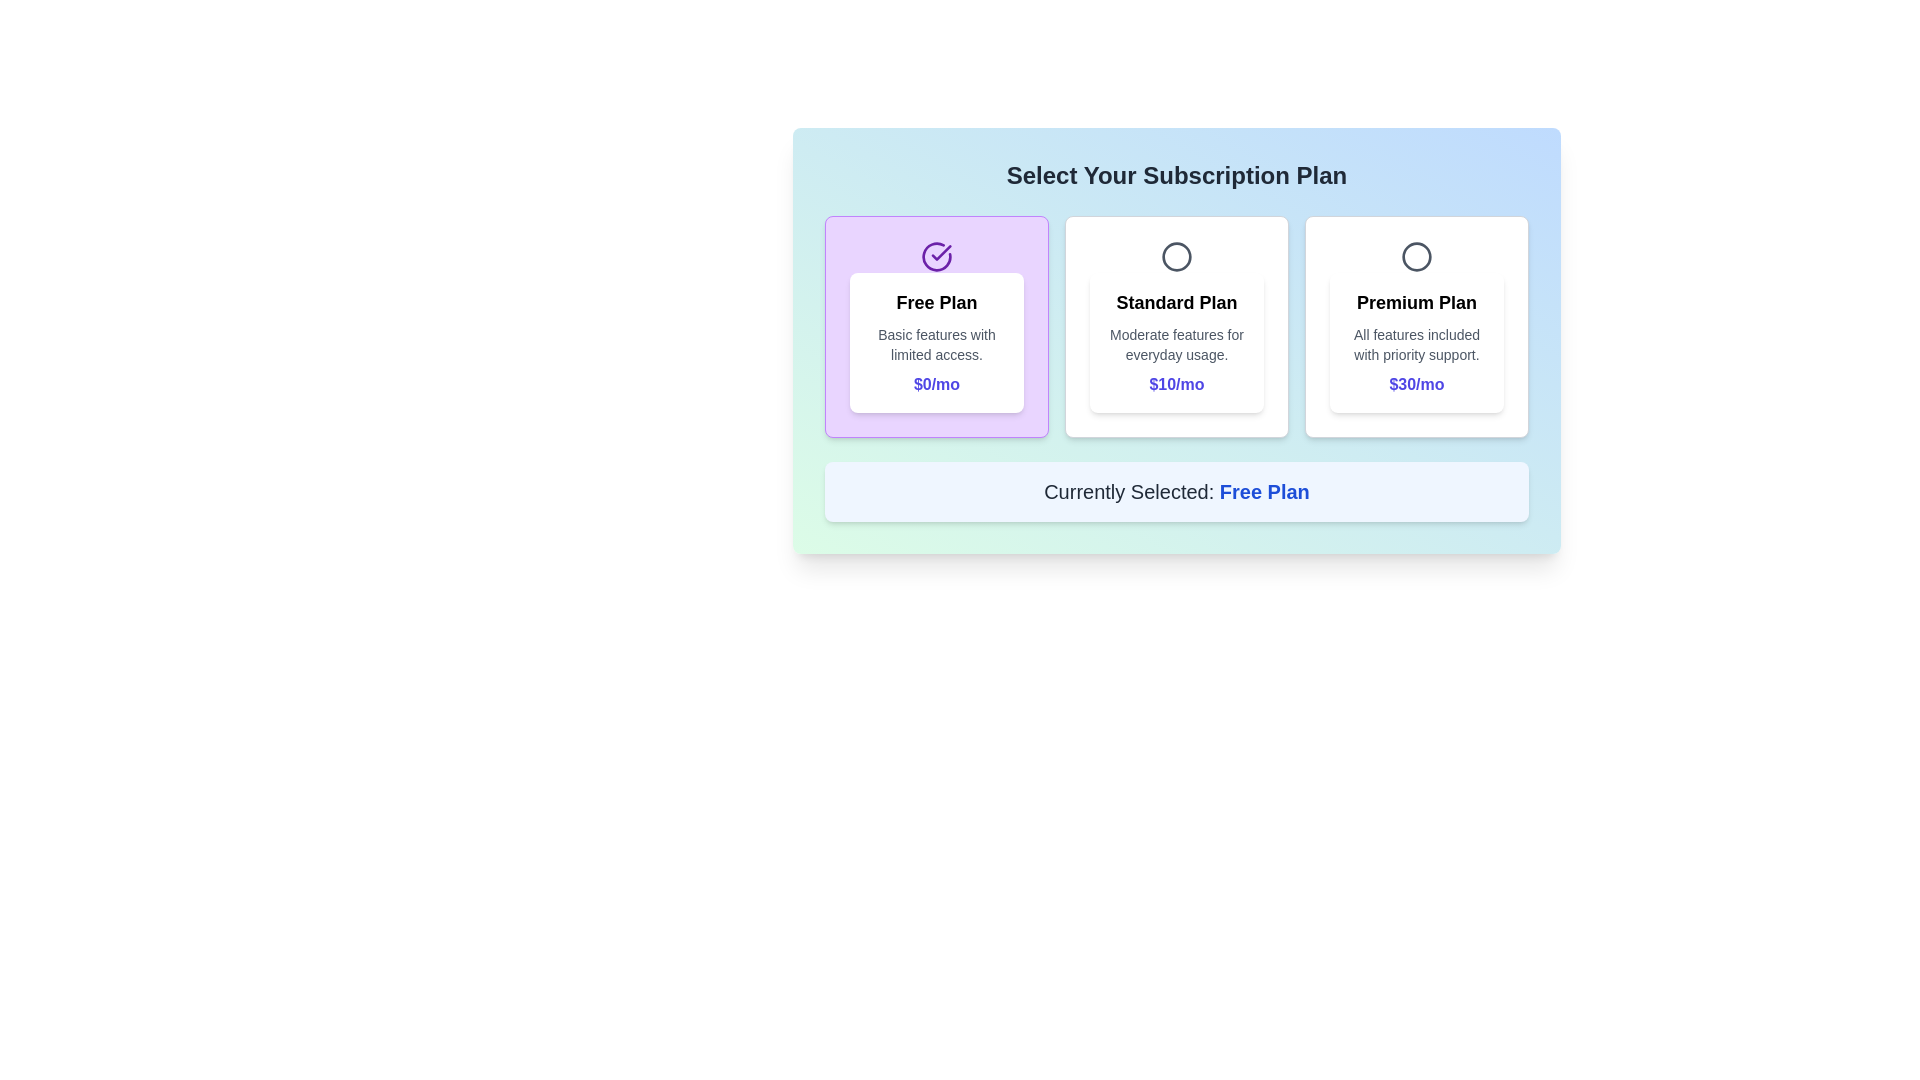 This screenshot has width=1920, height=1080. Describe the element at coordinates (1415, 256) in the screenshot. I see `the circular icon with a thin border located at the top-center of the Premium Plan card, which is the rightmost card among the three options` at that location.